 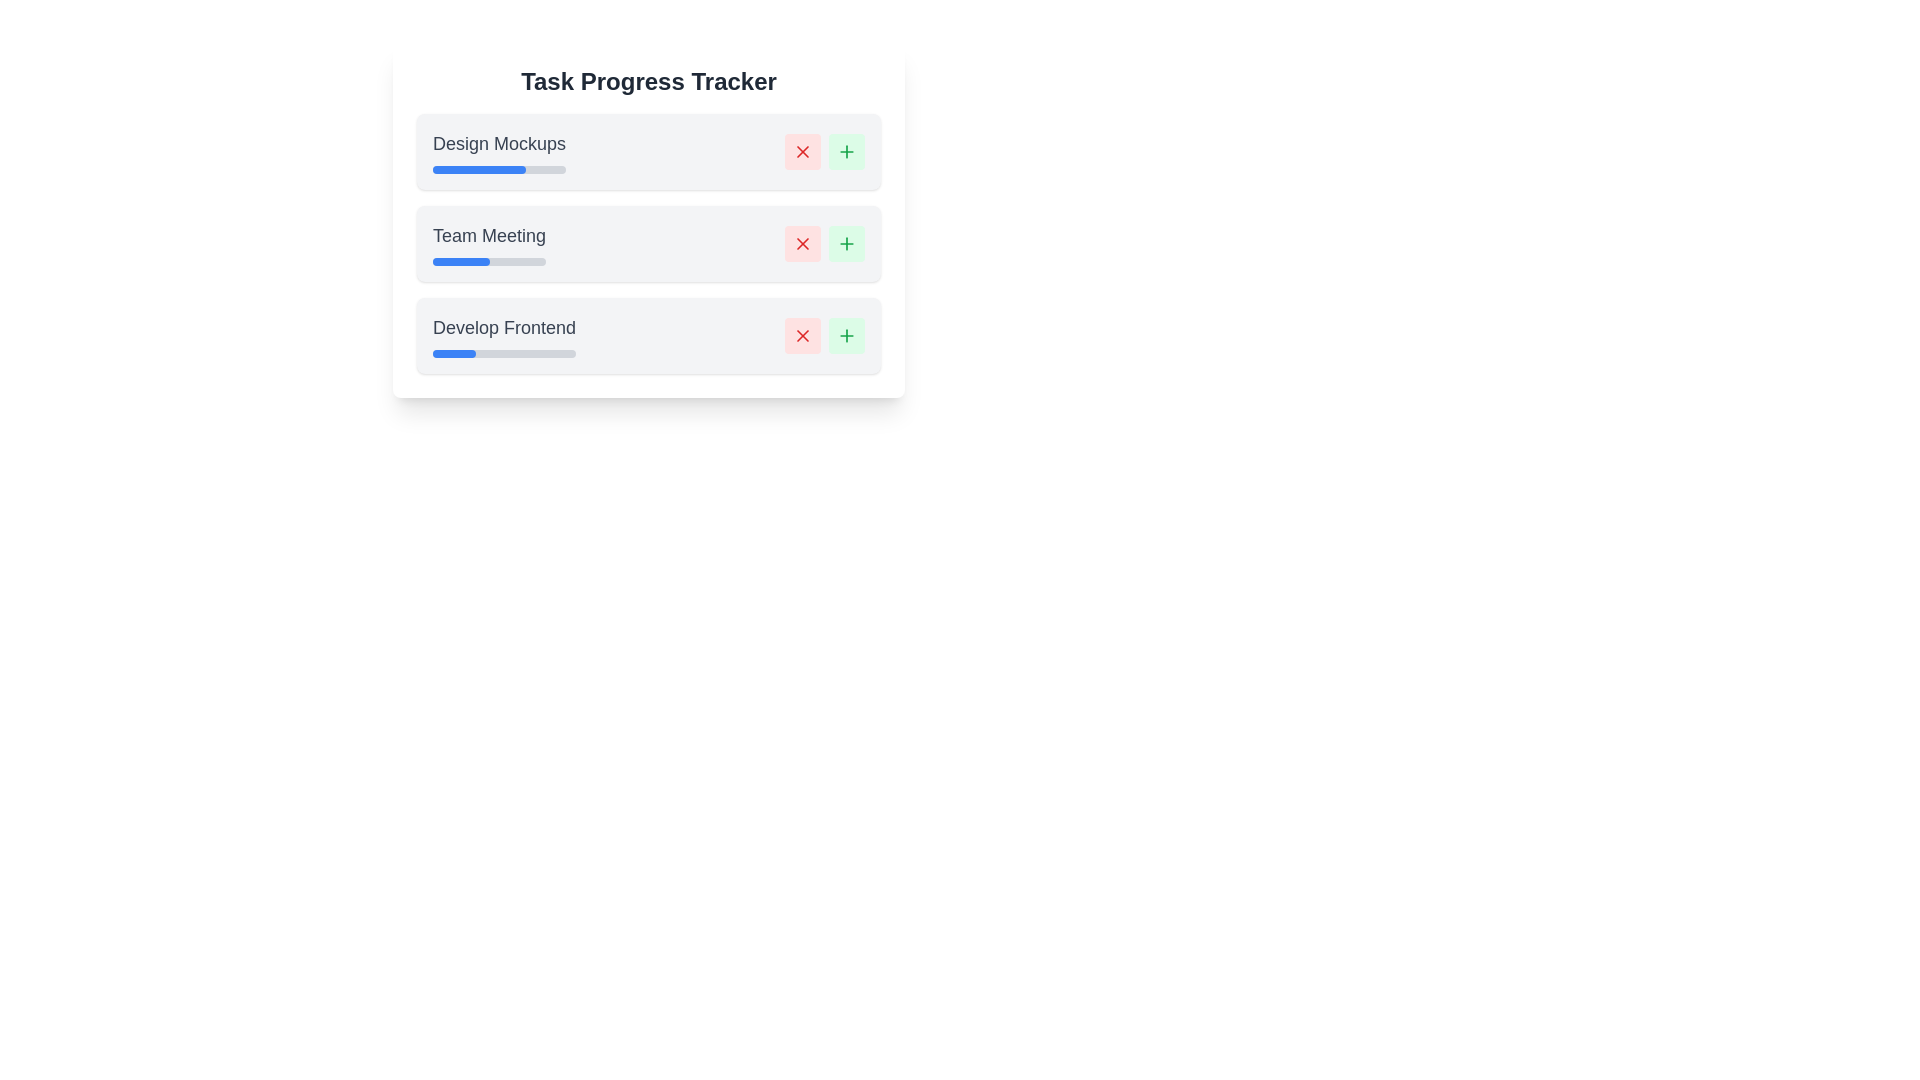 I want to click on the plus button for the task Develop Frontend to adjust its progress, so click(x=846, y=334).